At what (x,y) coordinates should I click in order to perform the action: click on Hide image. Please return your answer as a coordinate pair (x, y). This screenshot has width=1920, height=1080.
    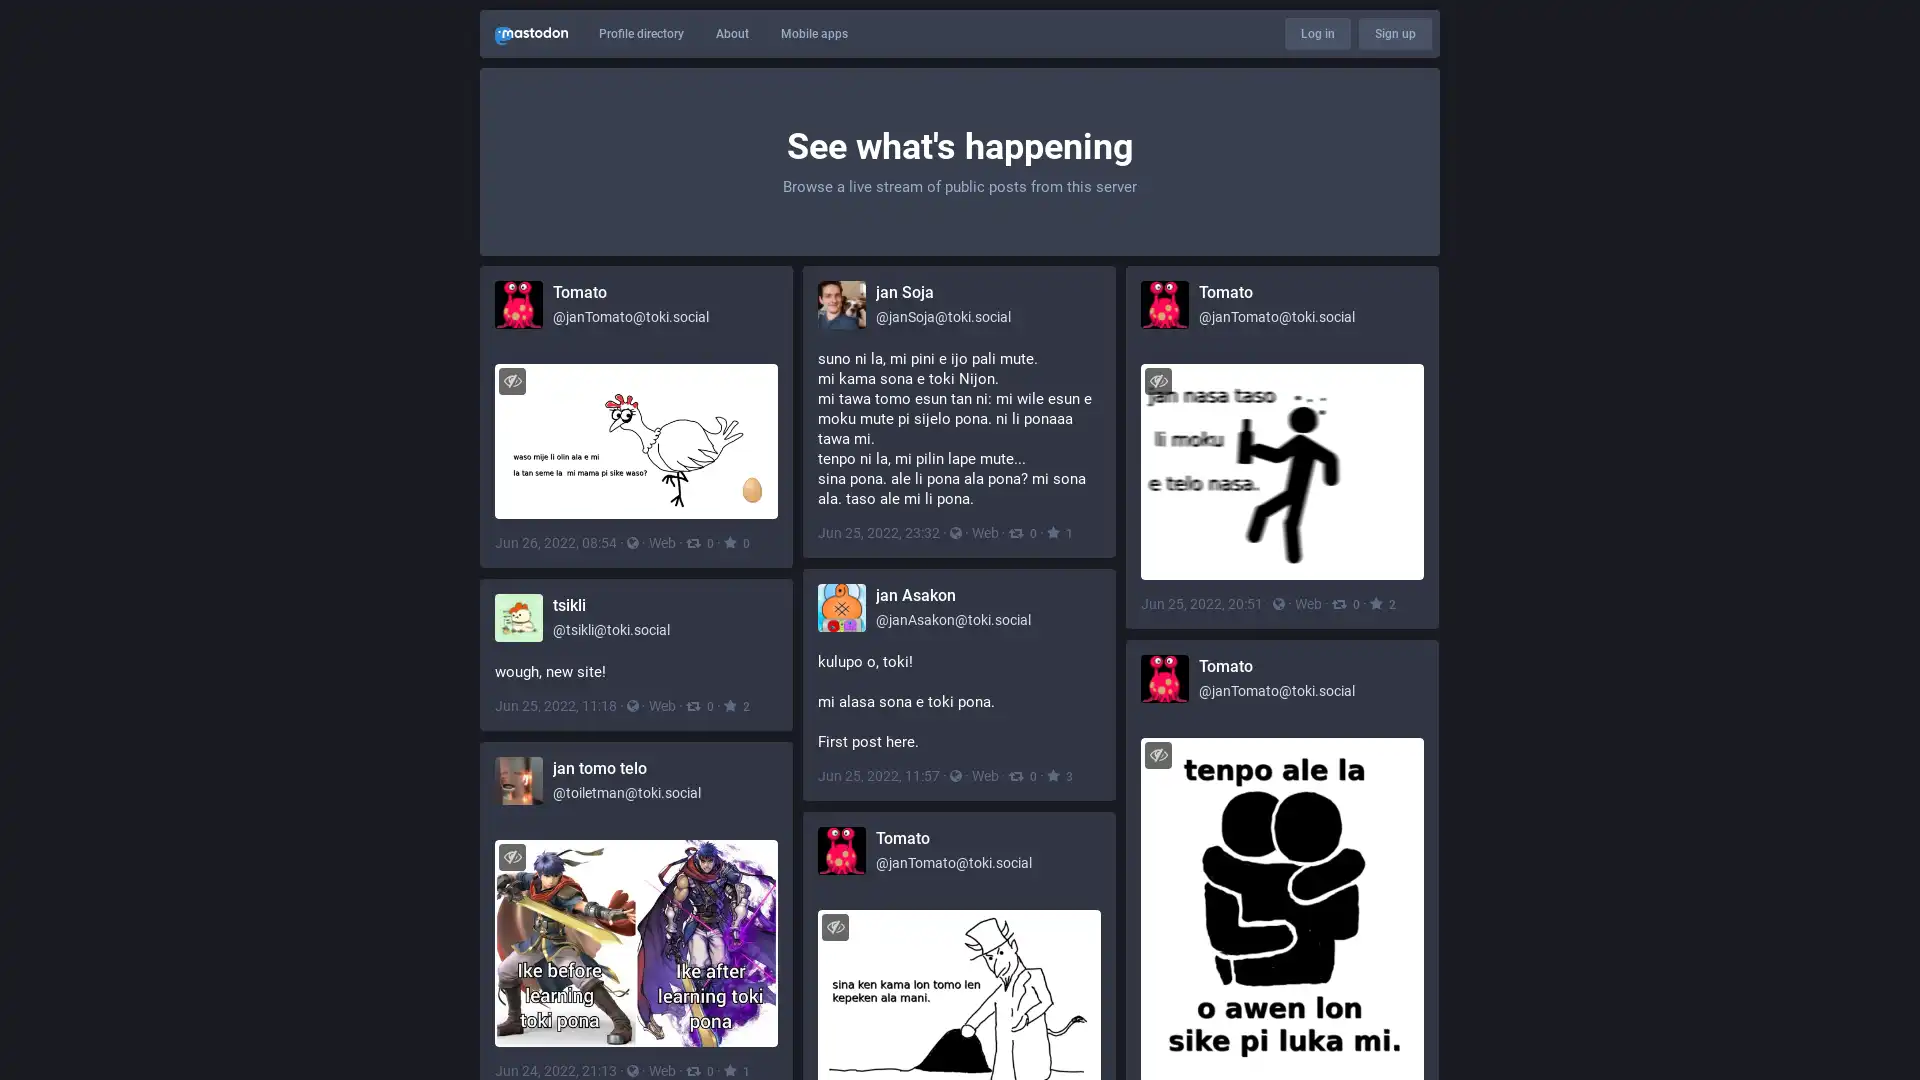
    Looking at the image, I should click on (512, 855).